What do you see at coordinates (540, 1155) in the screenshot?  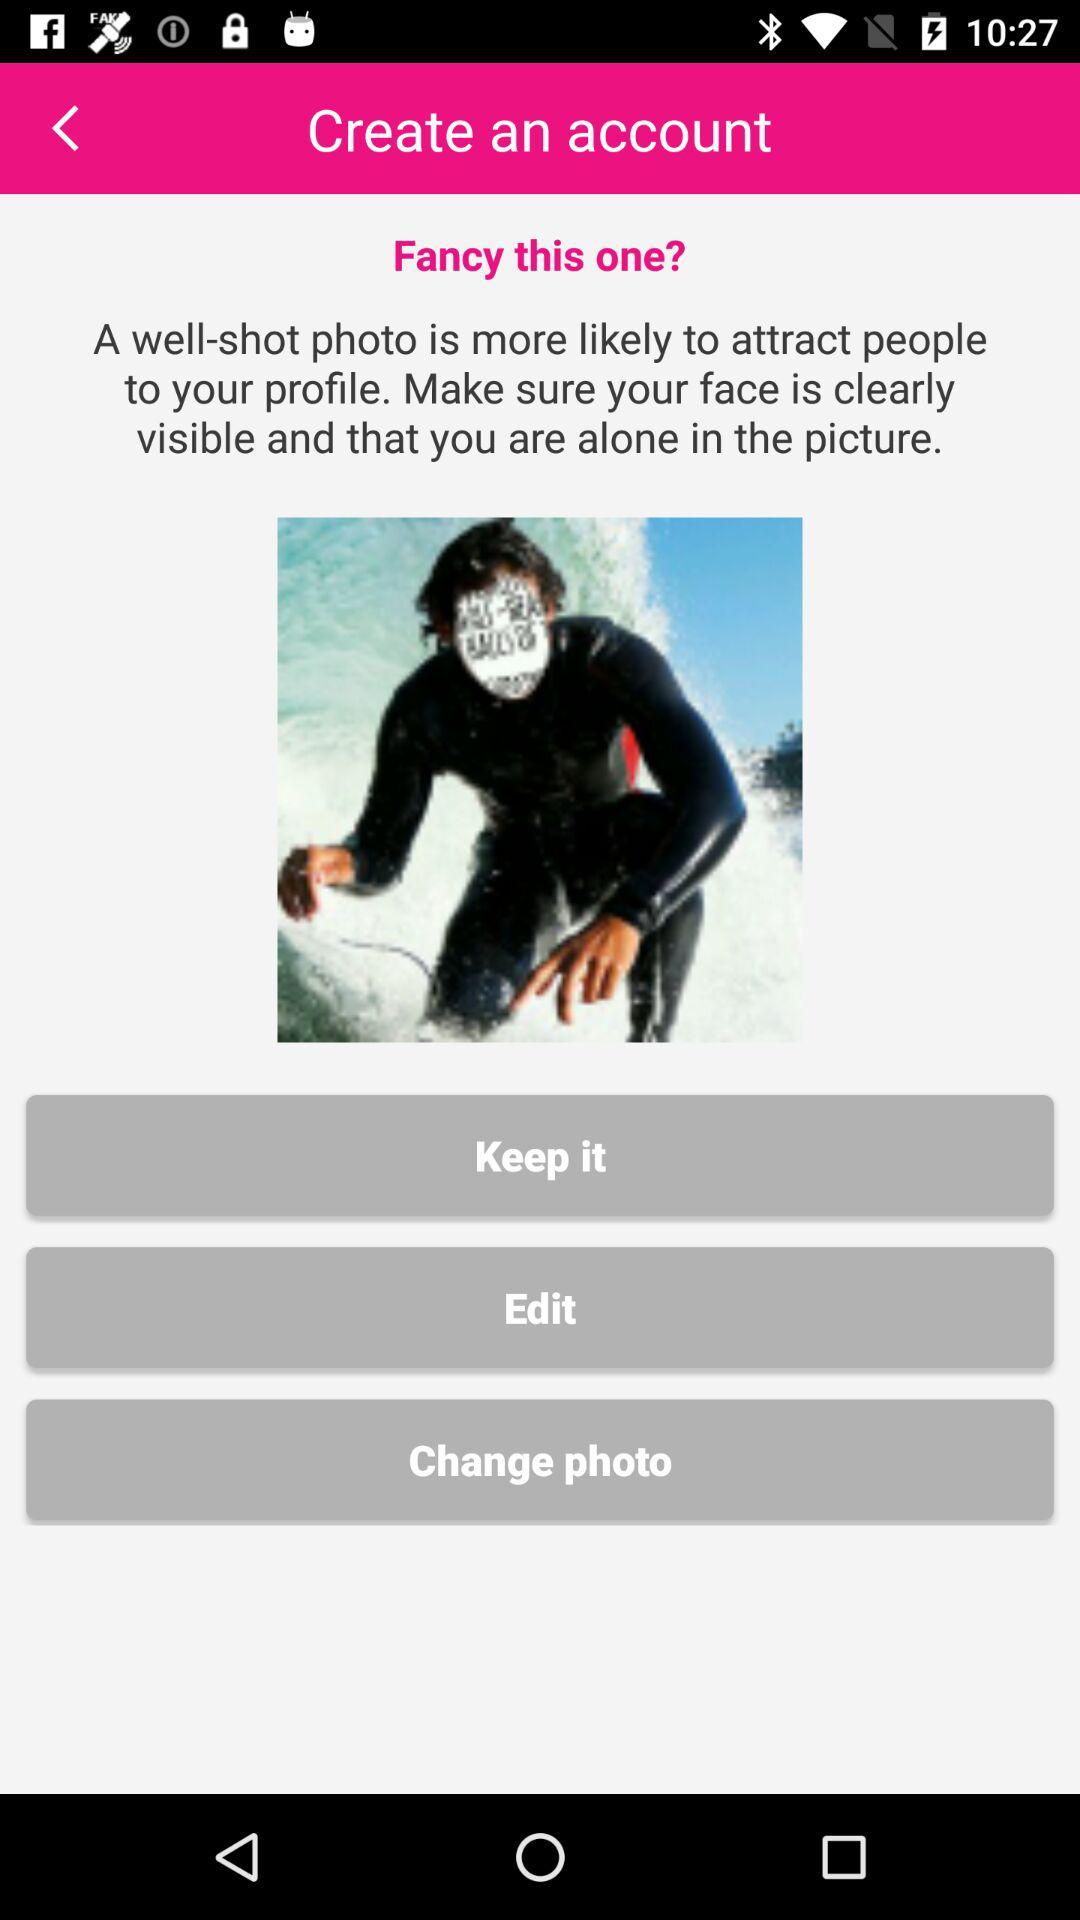 I see `keep it icon` at bounding box center [540, 1155].